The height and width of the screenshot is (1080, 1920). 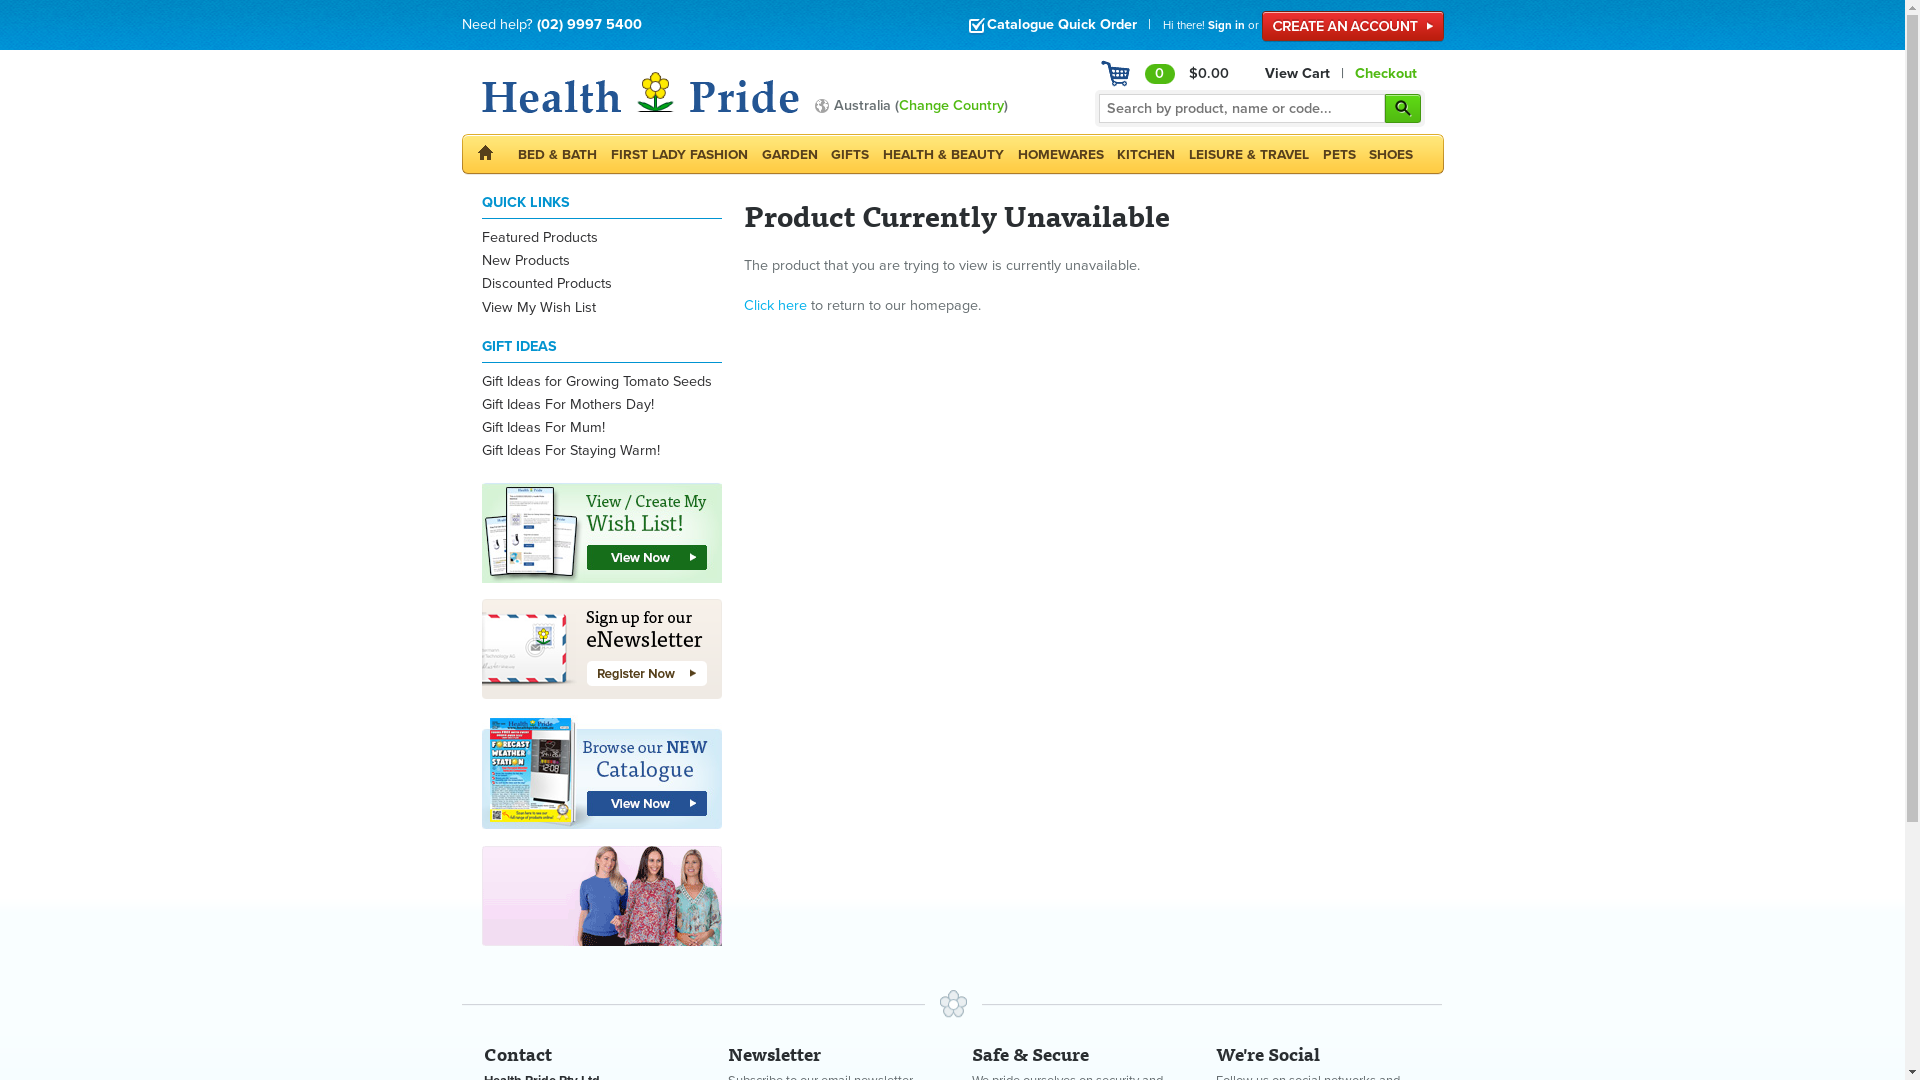 I want to click on 'Click here', so click(x=774, y=305).